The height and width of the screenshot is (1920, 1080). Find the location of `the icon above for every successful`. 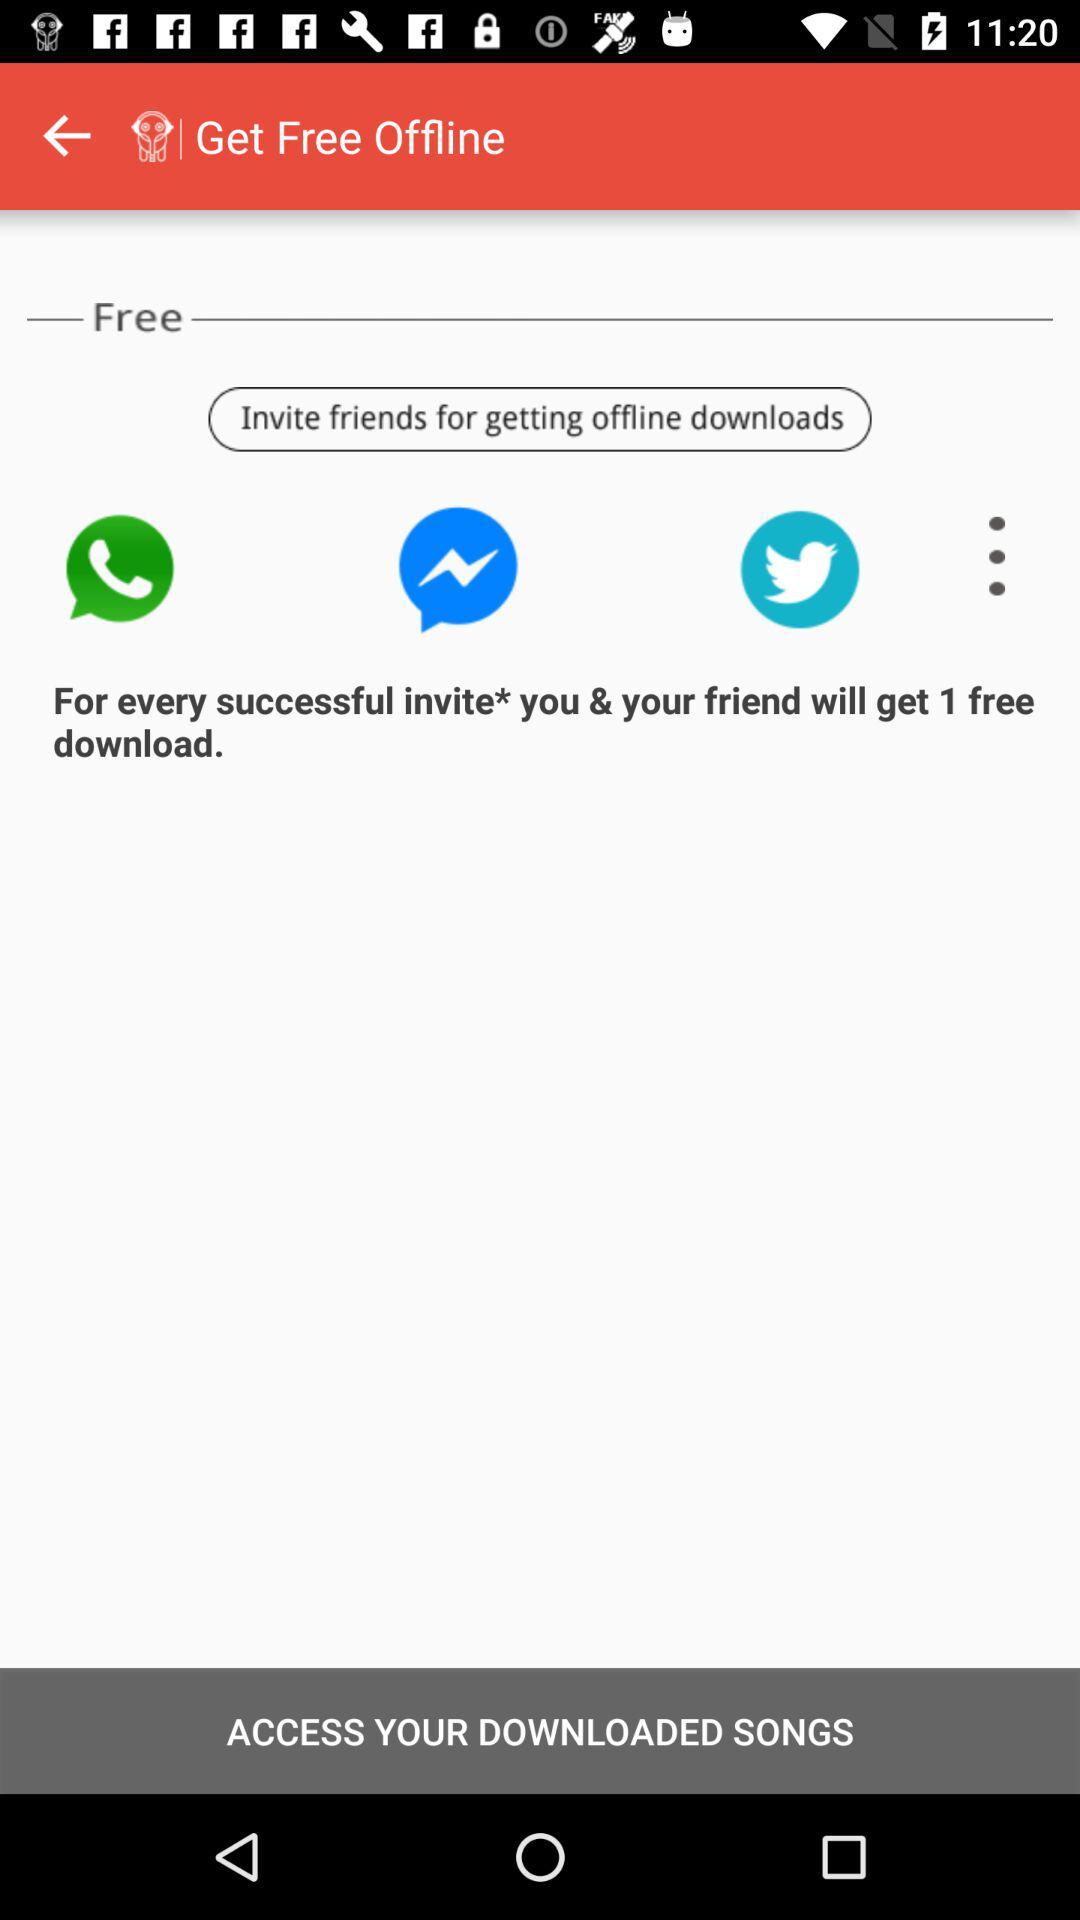

the icon above for every successful is located at coordinates (118, 568).